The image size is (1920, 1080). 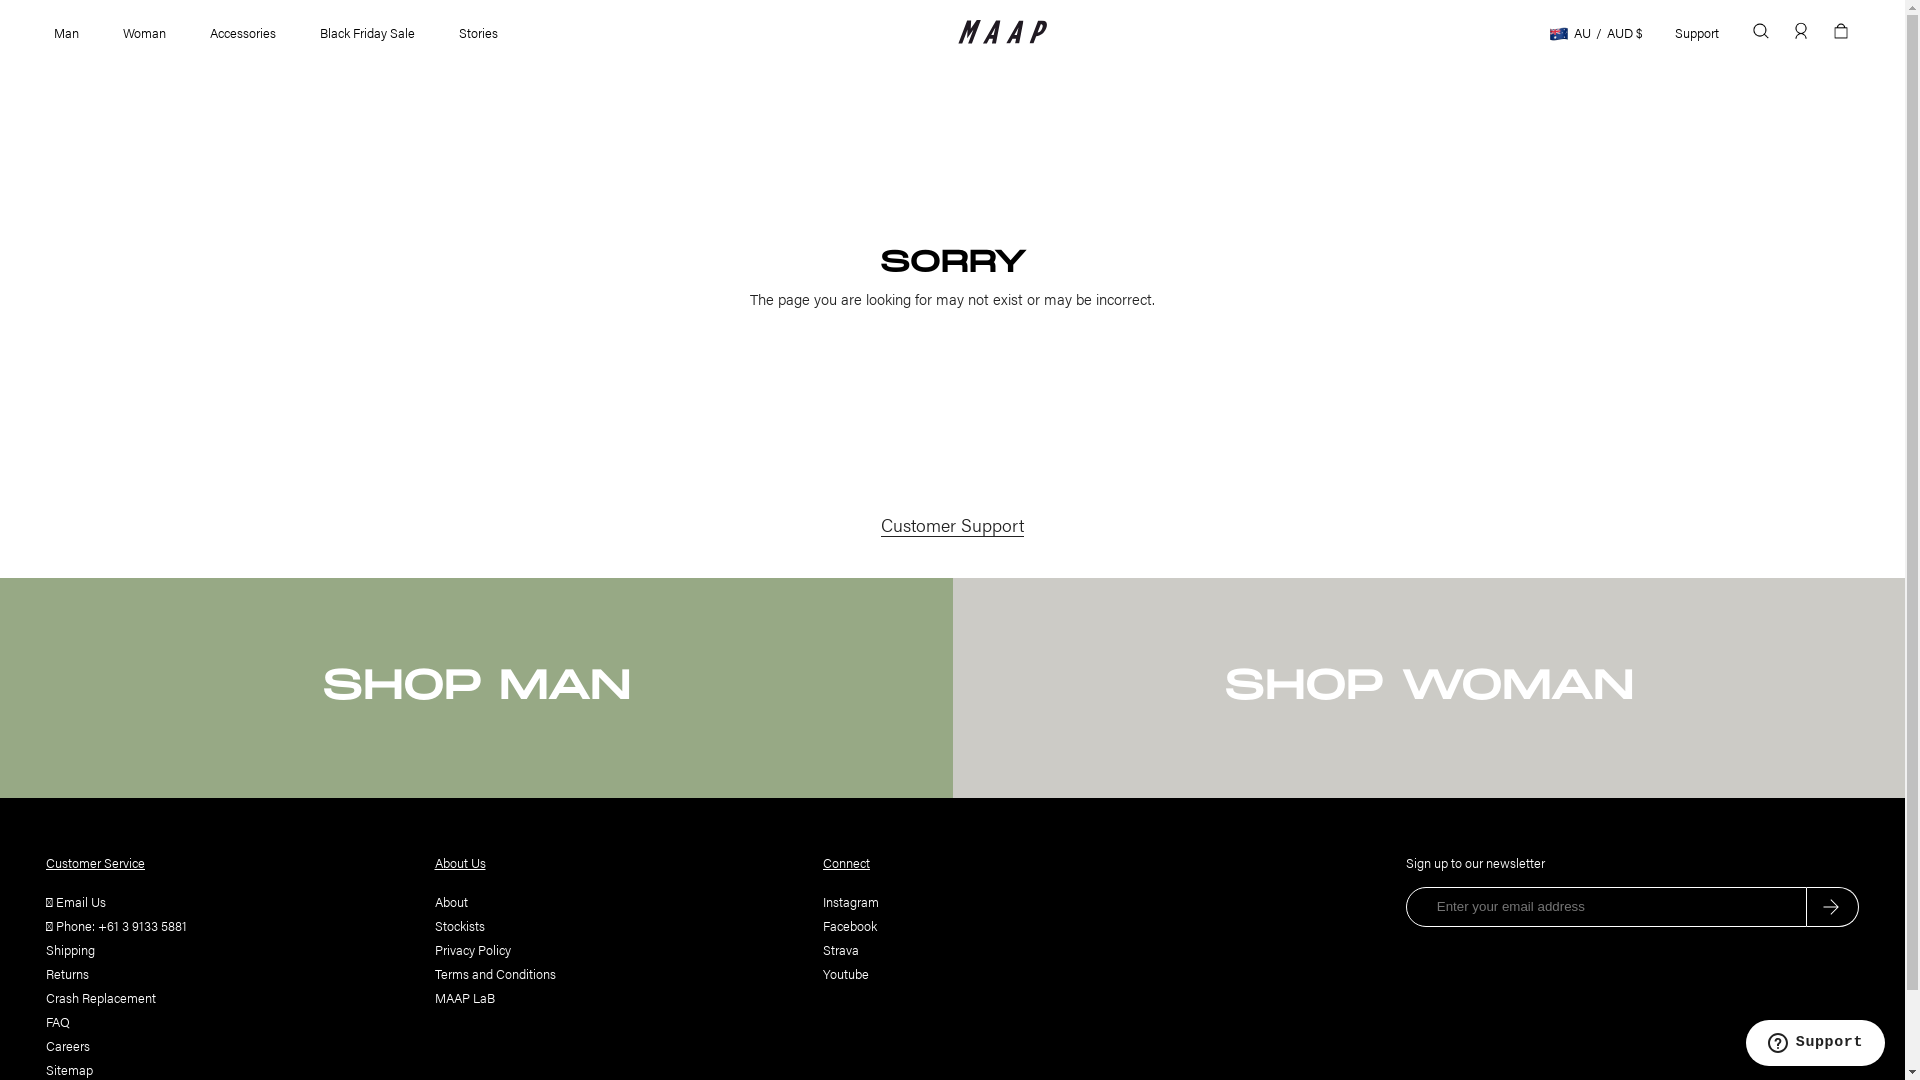 I want to click on 'Privacy Policy', so click(x=470, y=948).